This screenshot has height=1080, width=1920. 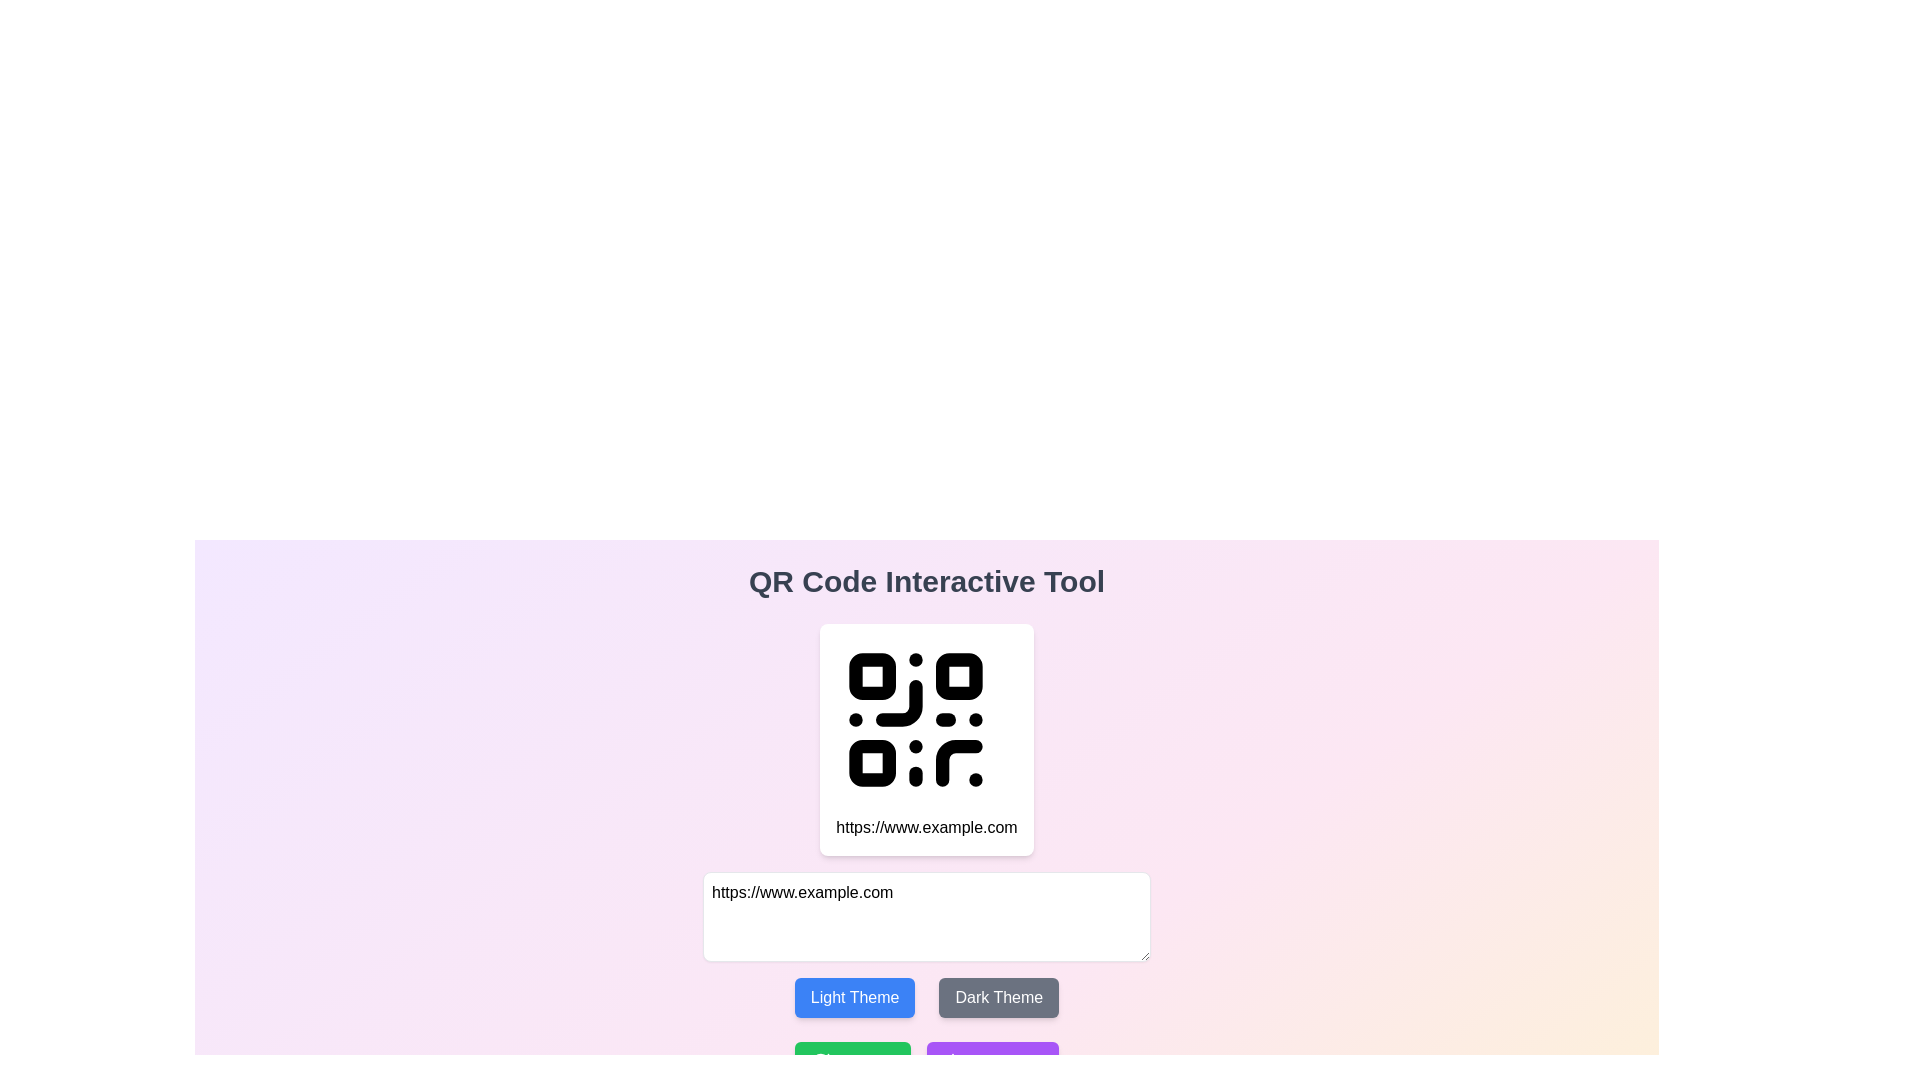 What do you see at coordinates (855, 998) in the screenshot?
I see `the 'Light Theme' button, which is a blue button with rounded corners and white text, located below a text input field` at bounding box center [855, 998].